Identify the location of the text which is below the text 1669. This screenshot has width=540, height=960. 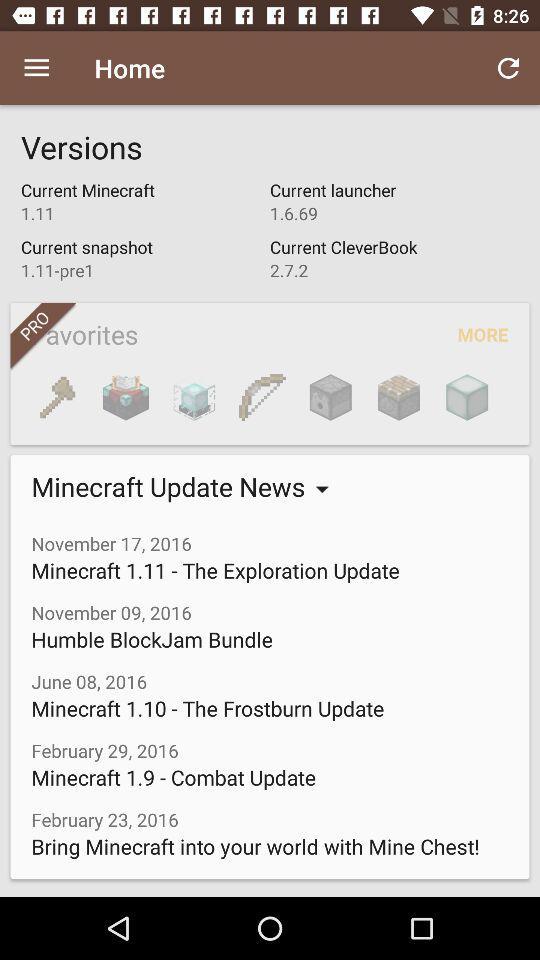
(394, 258).